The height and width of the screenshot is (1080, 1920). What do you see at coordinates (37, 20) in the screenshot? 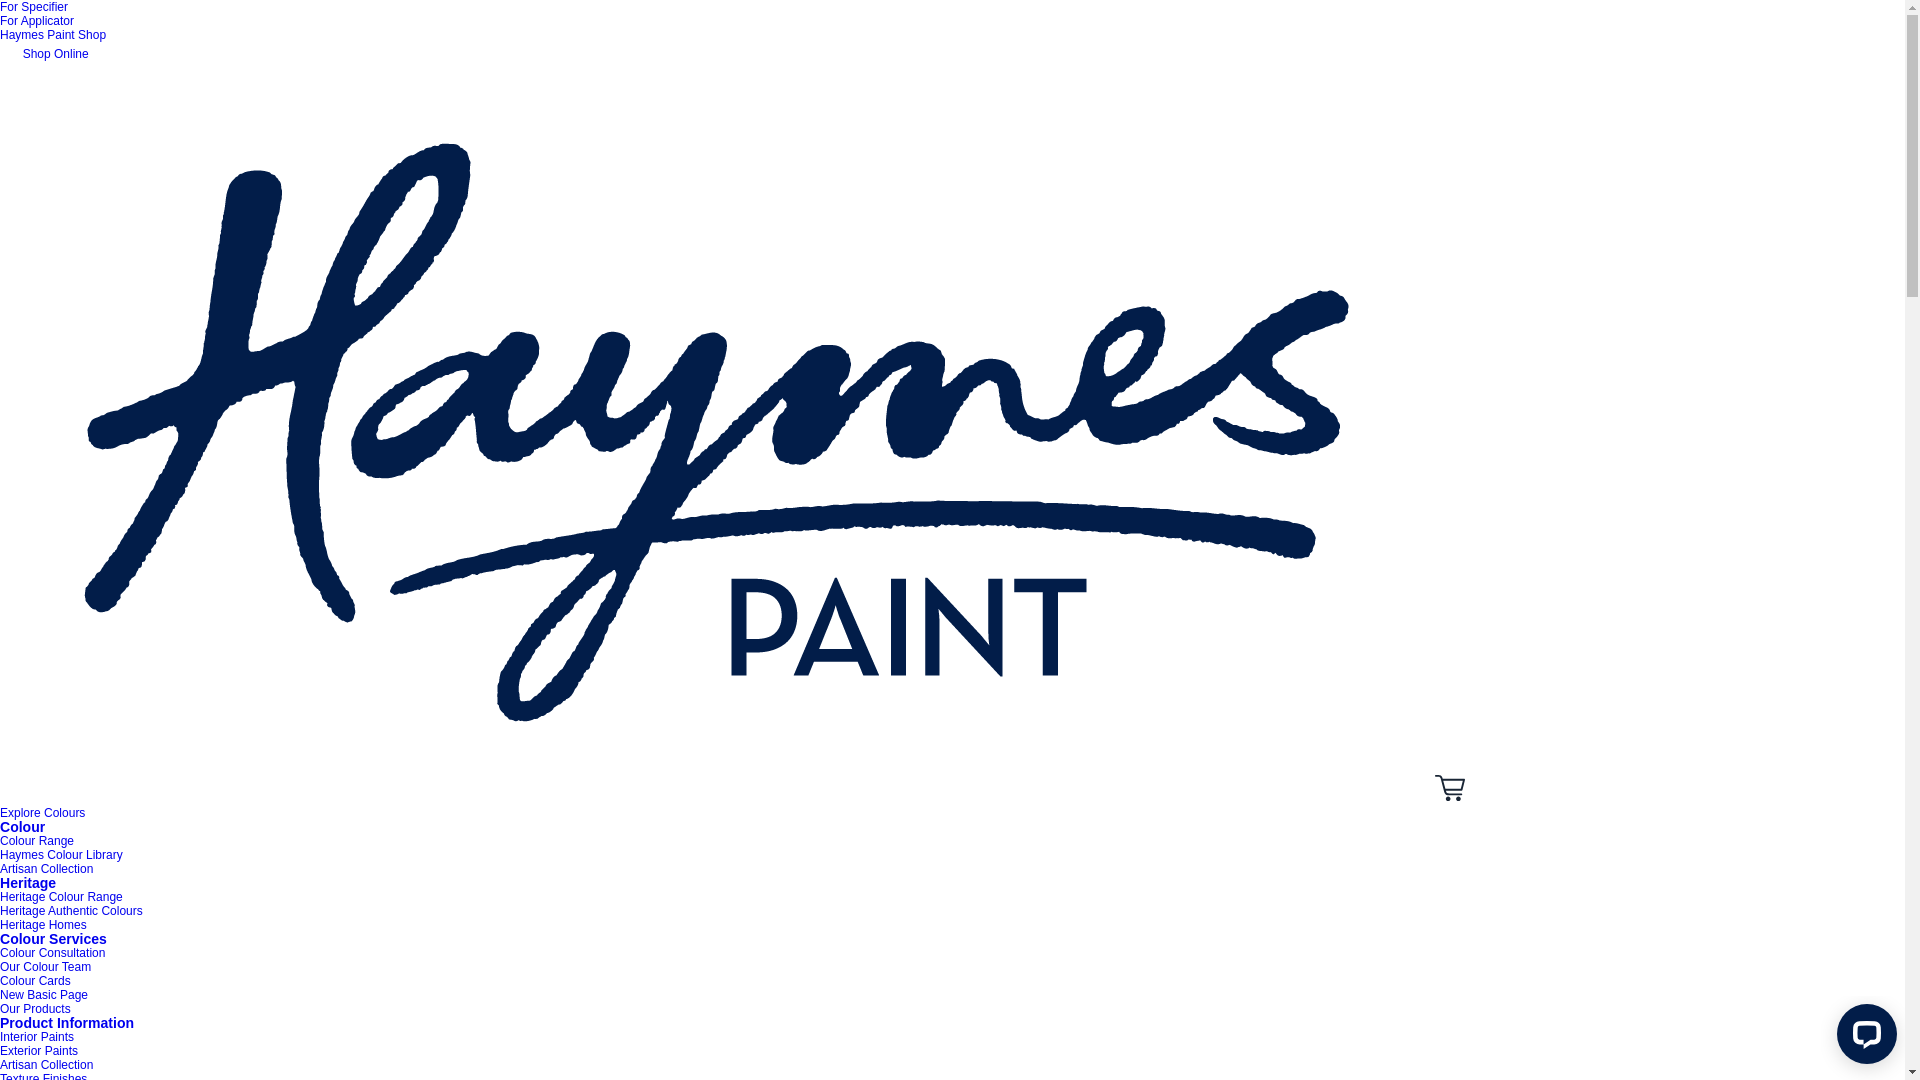
I see `'For Applicator'` at bounding box center [37, 20].